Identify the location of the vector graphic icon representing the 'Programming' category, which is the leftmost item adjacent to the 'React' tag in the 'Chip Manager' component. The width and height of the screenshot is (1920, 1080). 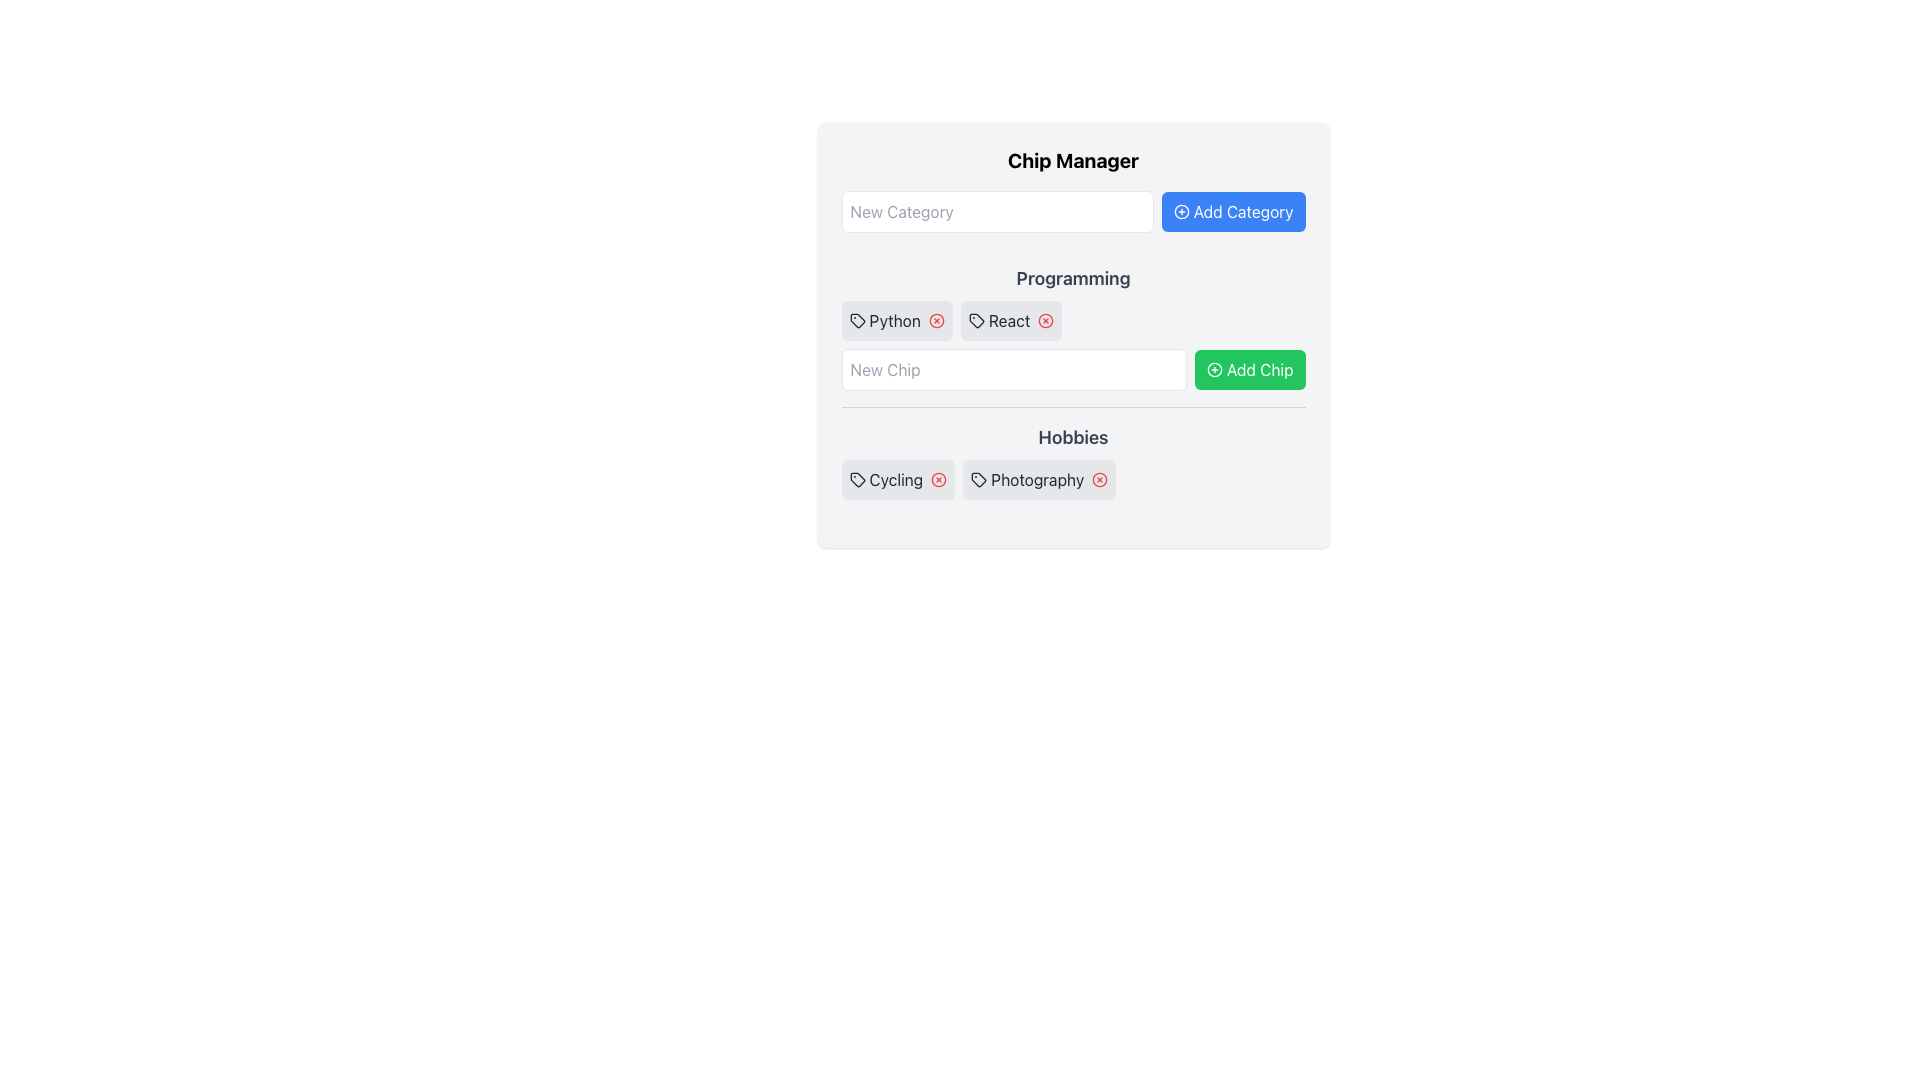
(857, 319).